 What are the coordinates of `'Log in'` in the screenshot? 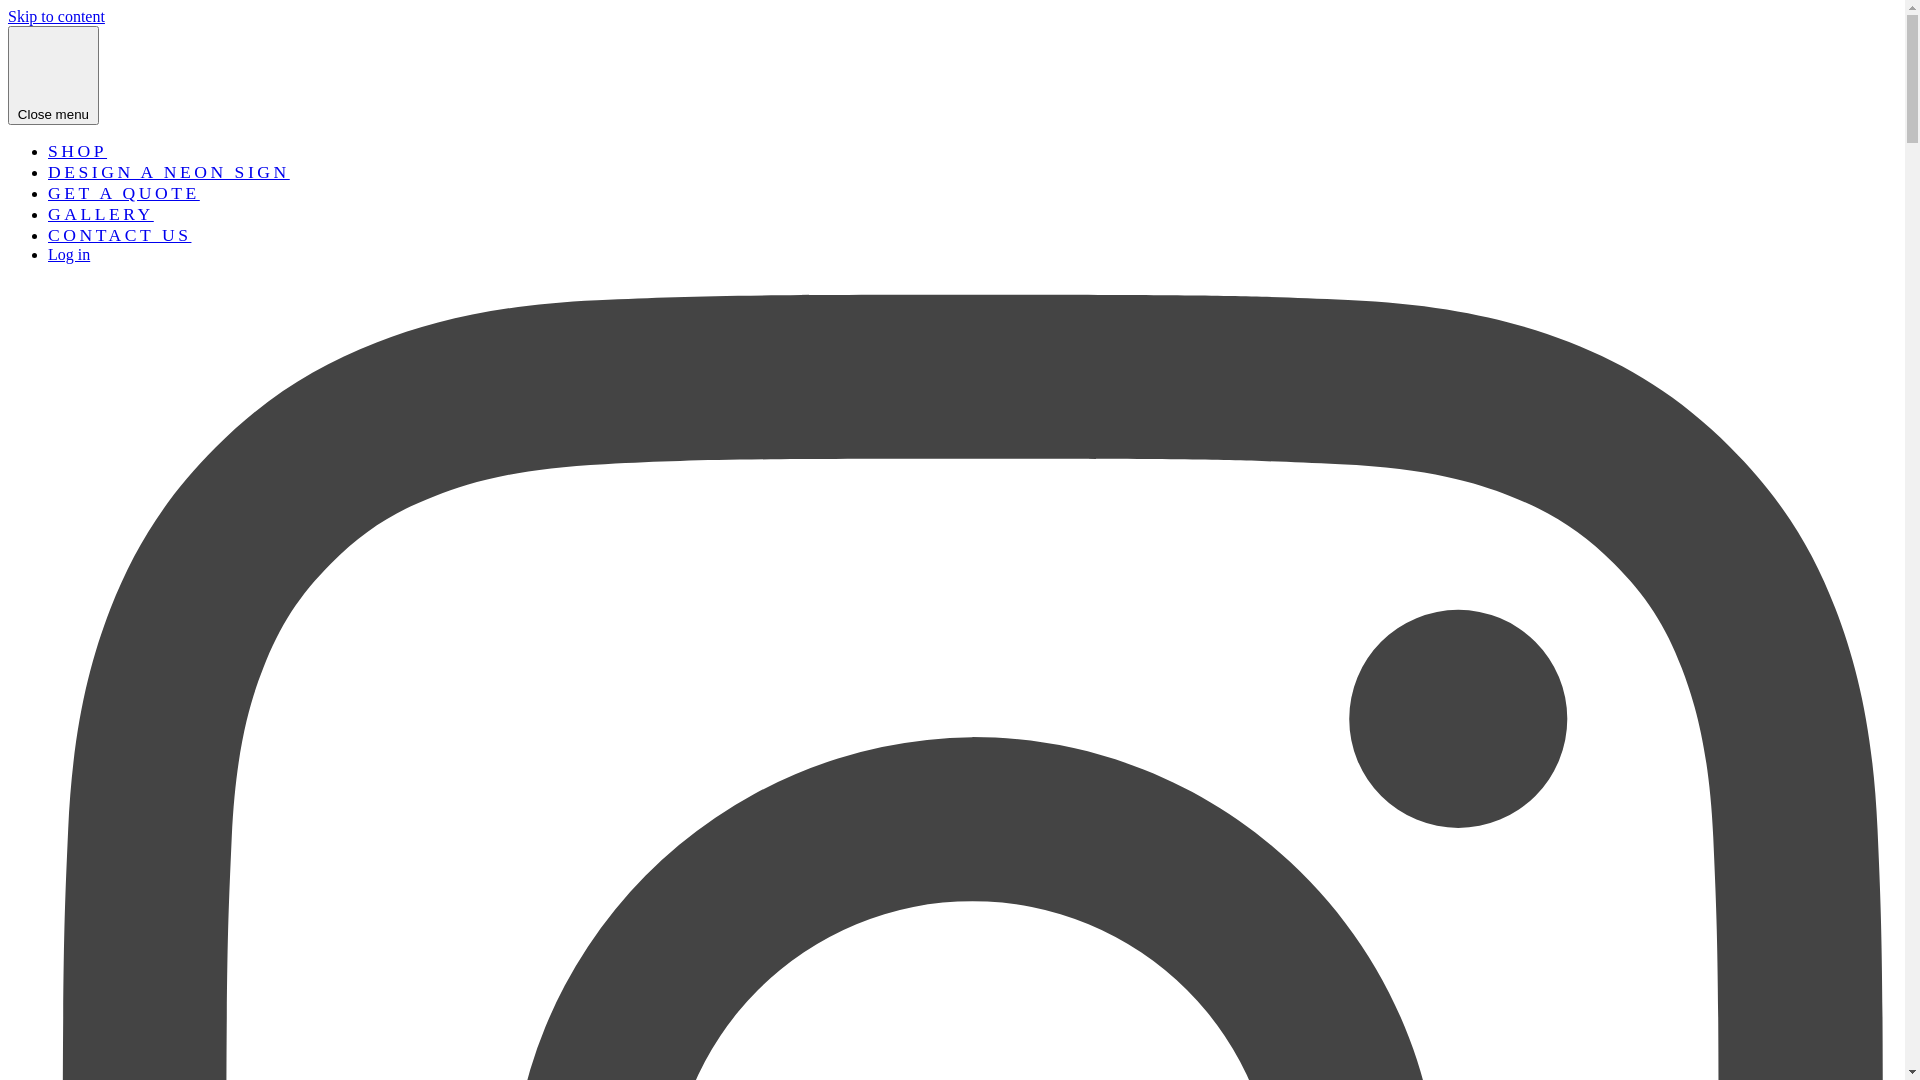 It's located at (68, 253).